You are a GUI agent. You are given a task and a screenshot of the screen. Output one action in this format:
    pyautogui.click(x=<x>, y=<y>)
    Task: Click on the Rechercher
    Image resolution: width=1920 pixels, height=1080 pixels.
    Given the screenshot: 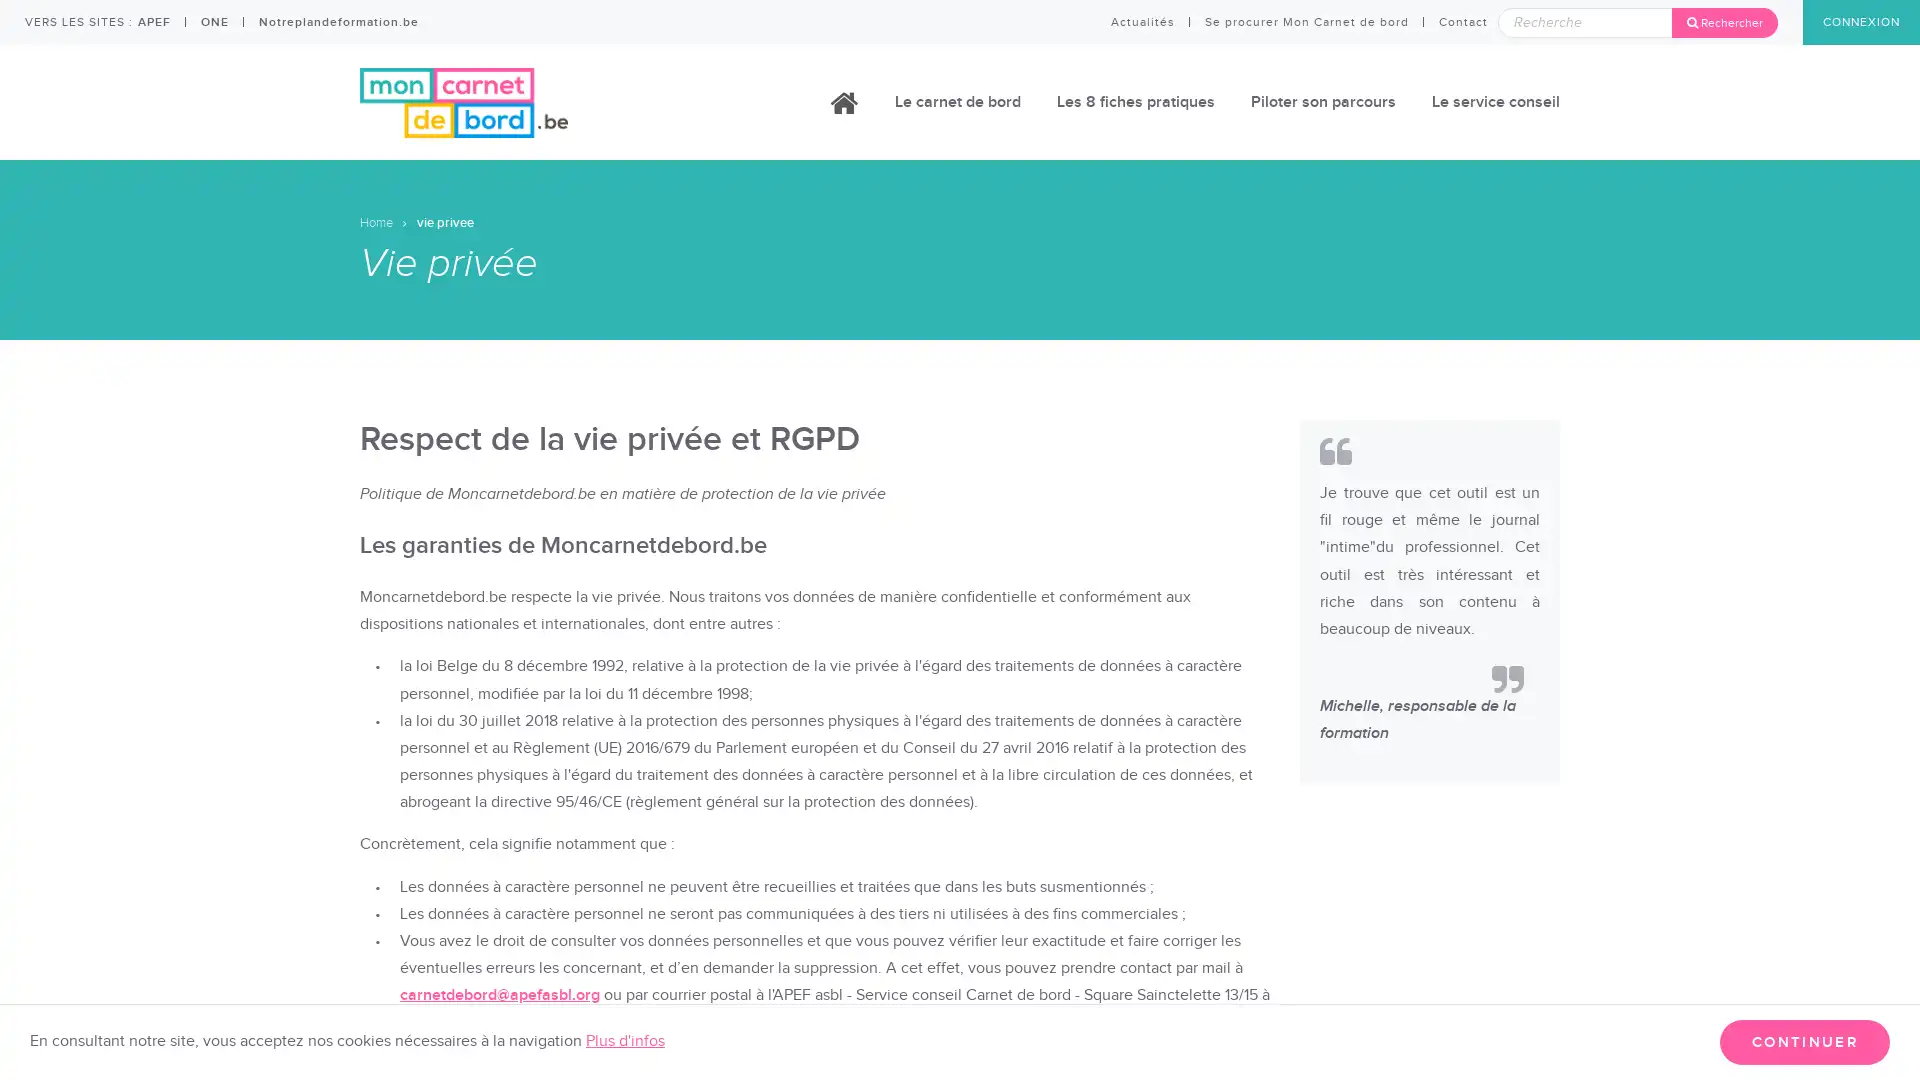 What is the action you would take?
    pyautogui.click(x=1723, y=22)
    